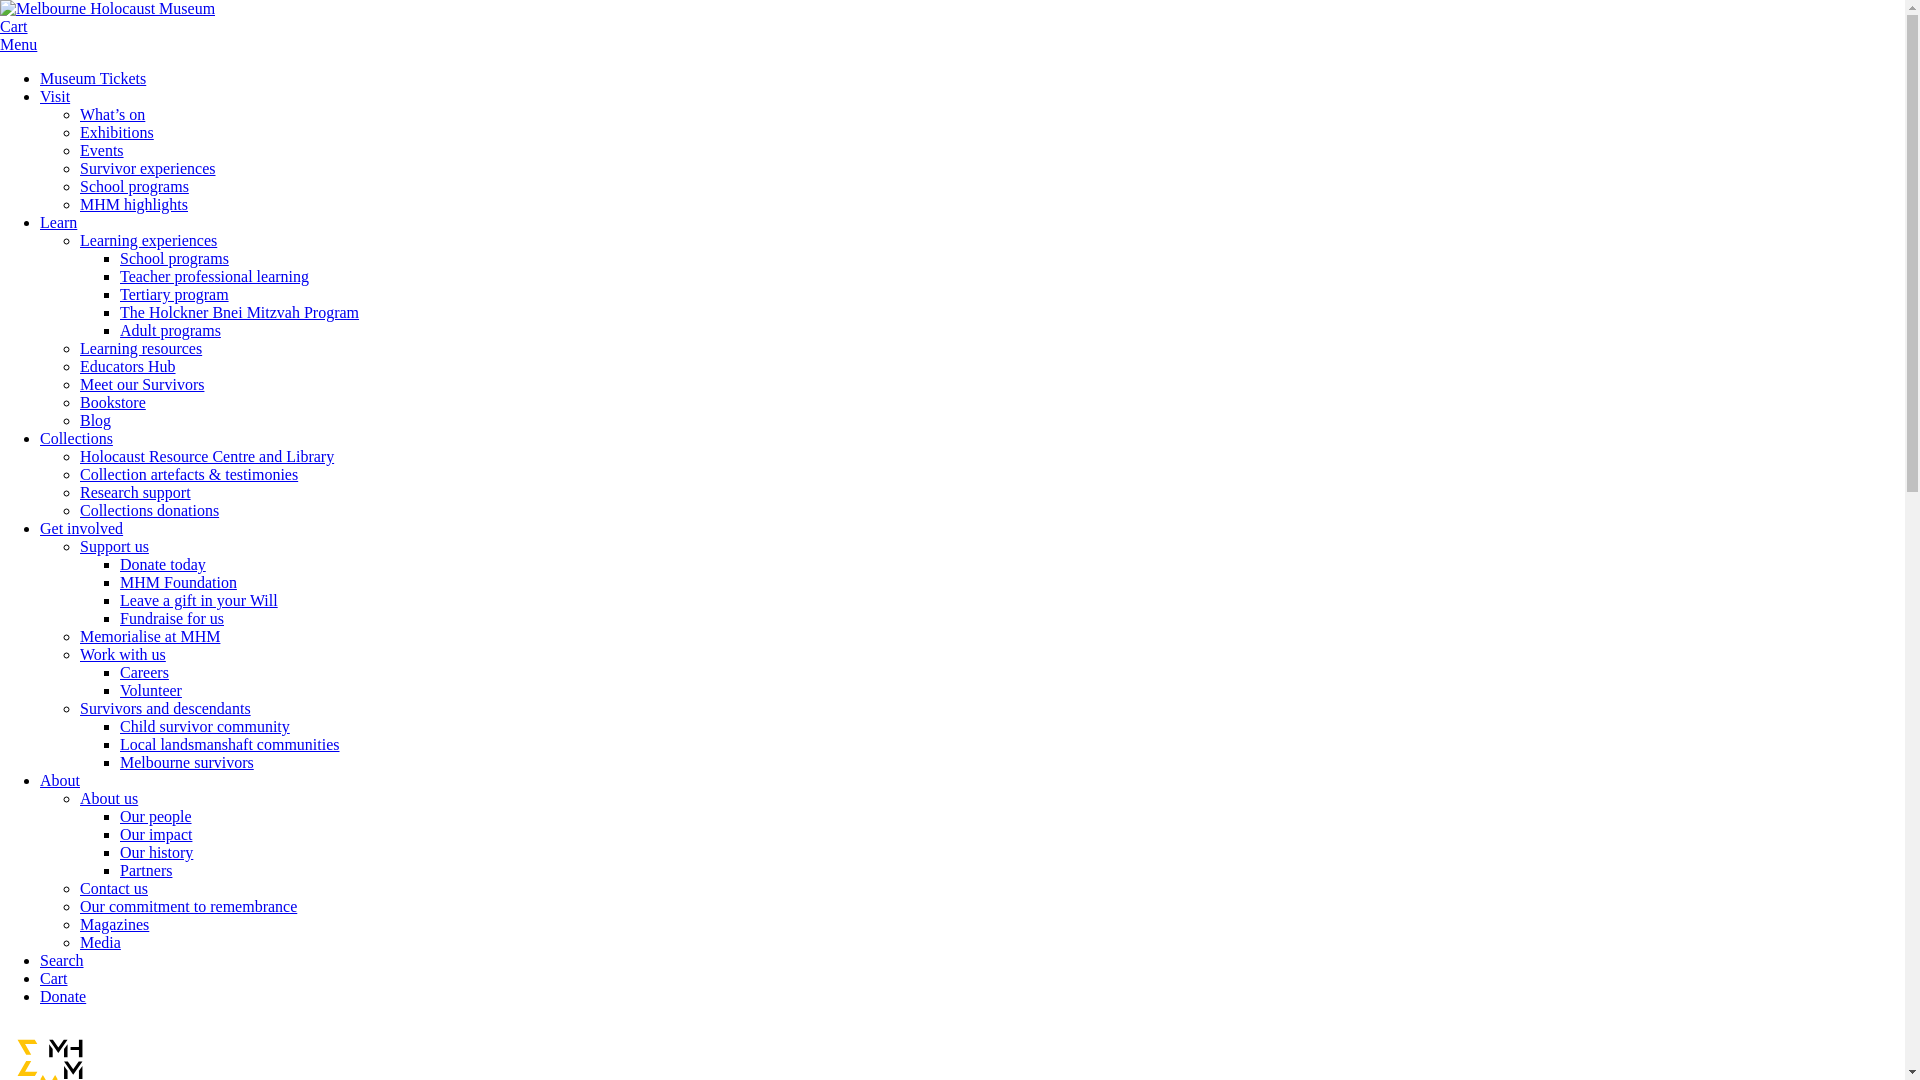 The image size is (1920, 1080). Describe the element at coordinates (80, 924) in the screenshot. I see `'Magazines'` at that location.